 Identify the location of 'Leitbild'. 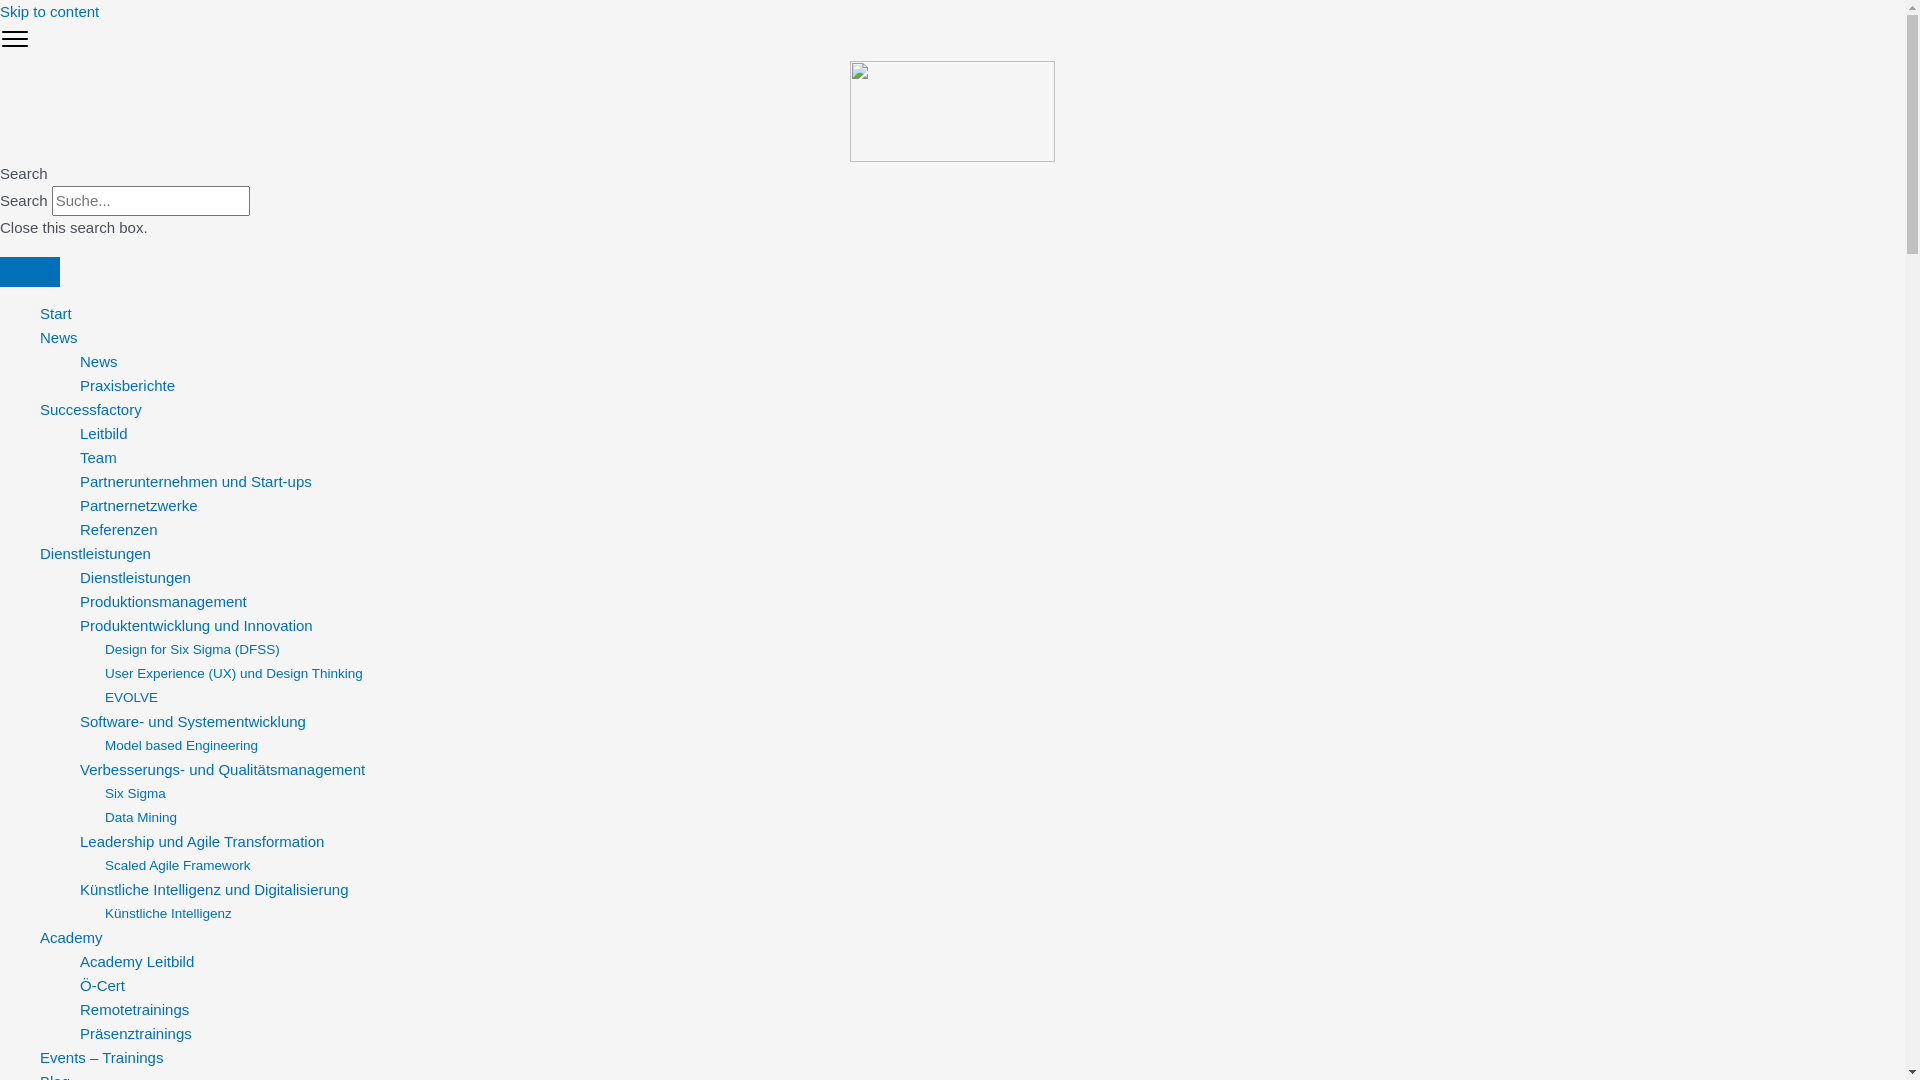
(103, 432).